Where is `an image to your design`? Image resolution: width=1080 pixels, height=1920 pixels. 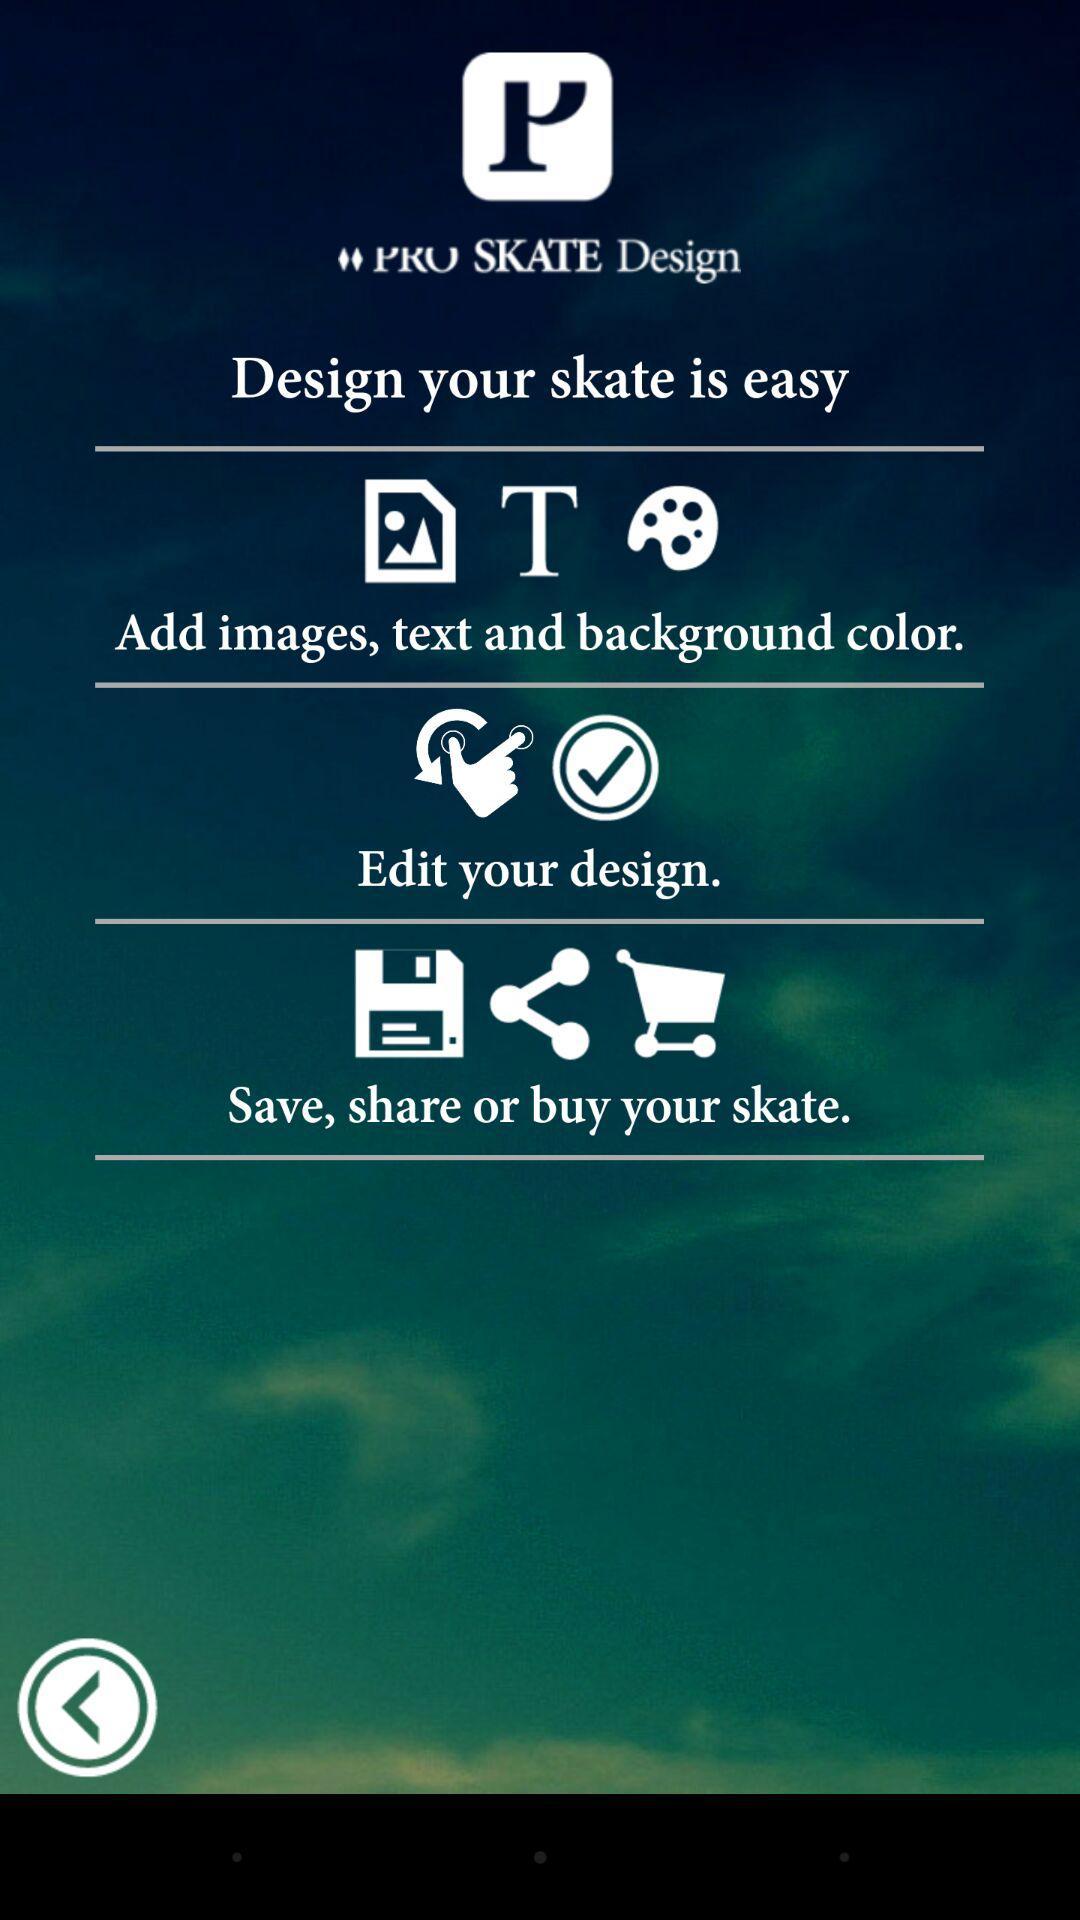 an image to your design is located at coordinates (407, 530).